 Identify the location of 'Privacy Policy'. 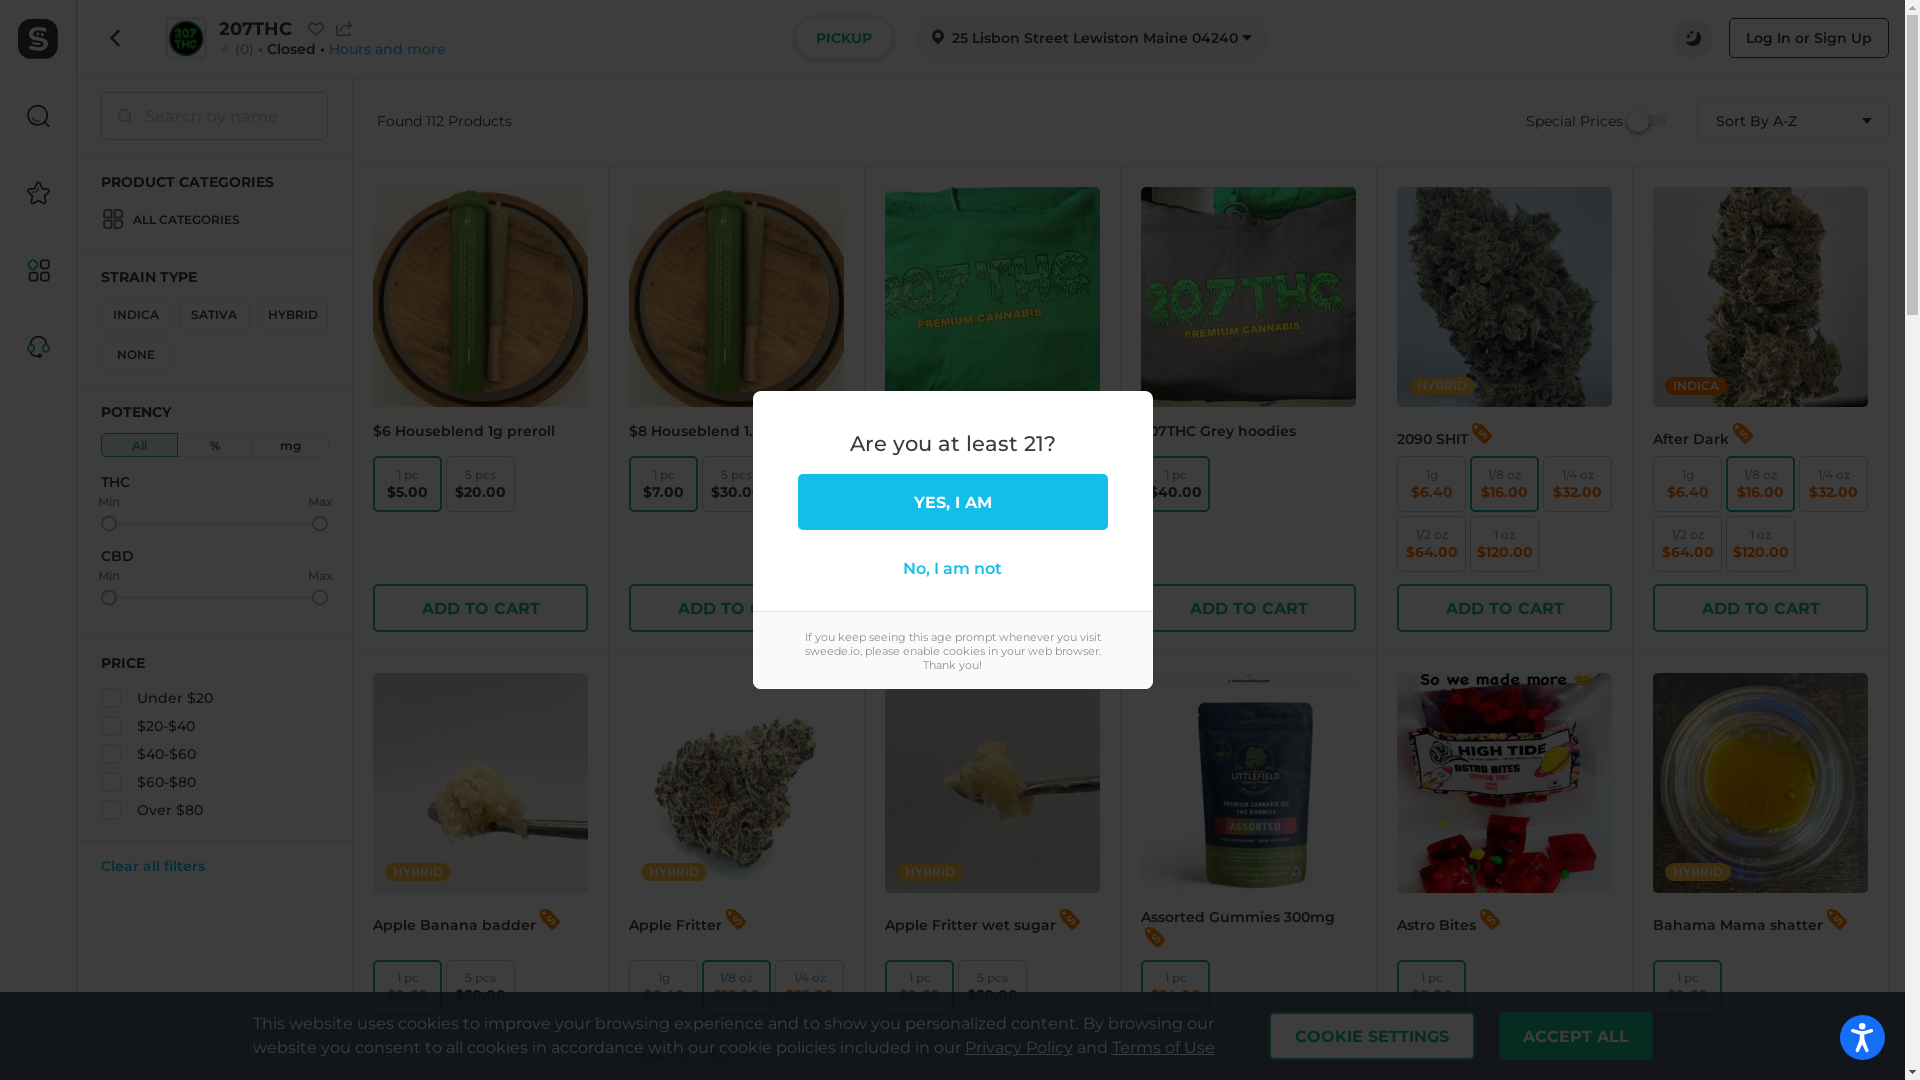
(964, 1046).